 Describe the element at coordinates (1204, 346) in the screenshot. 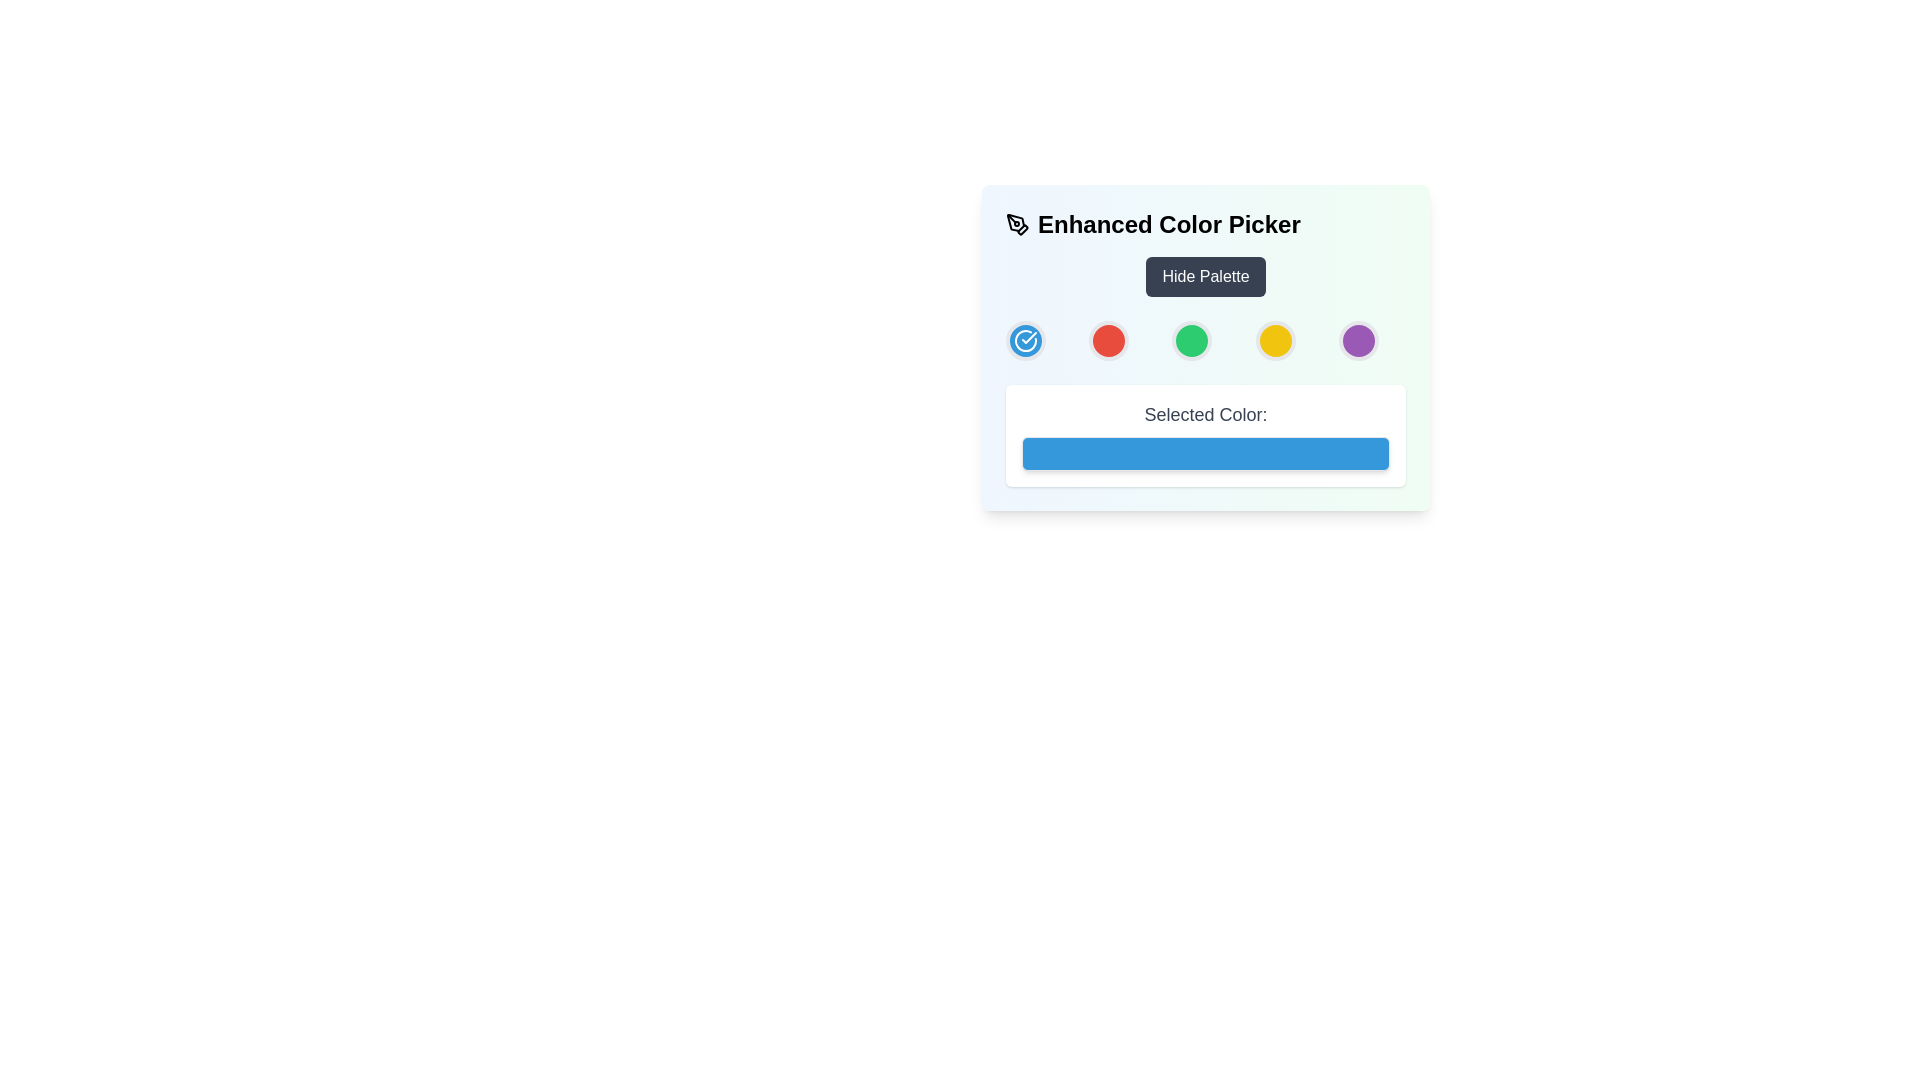

I see `the selectable color option, which is a distinct rounded circular icon with a green background located in the middle of a row of similar icons` at that location.